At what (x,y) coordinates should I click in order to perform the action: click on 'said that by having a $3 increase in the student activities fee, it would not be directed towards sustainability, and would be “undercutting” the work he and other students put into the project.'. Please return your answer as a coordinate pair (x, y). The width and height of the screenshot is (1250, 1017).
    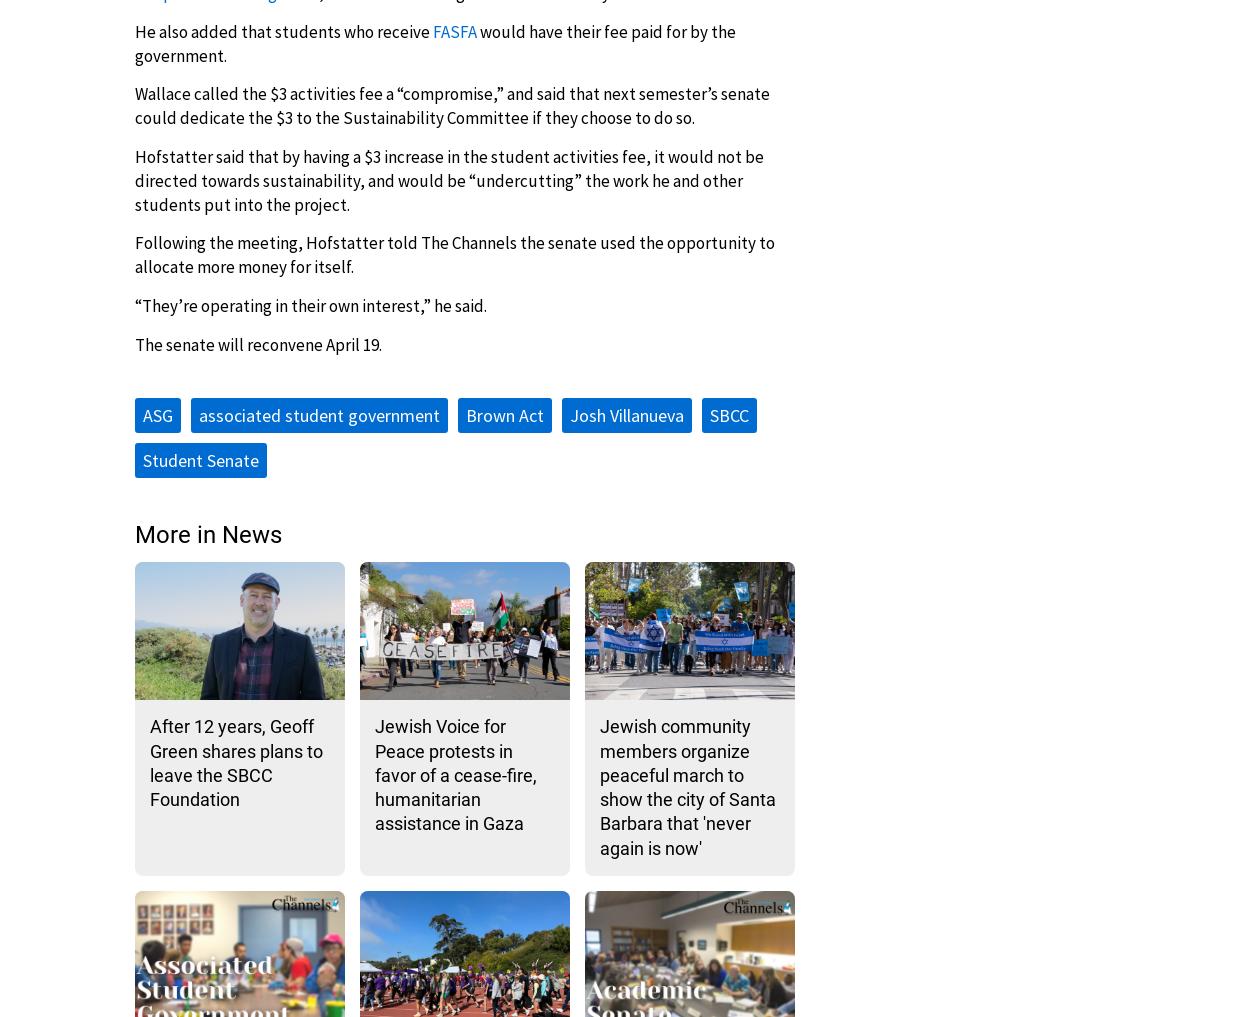
    Looking at the image, I should click on (448, 180).